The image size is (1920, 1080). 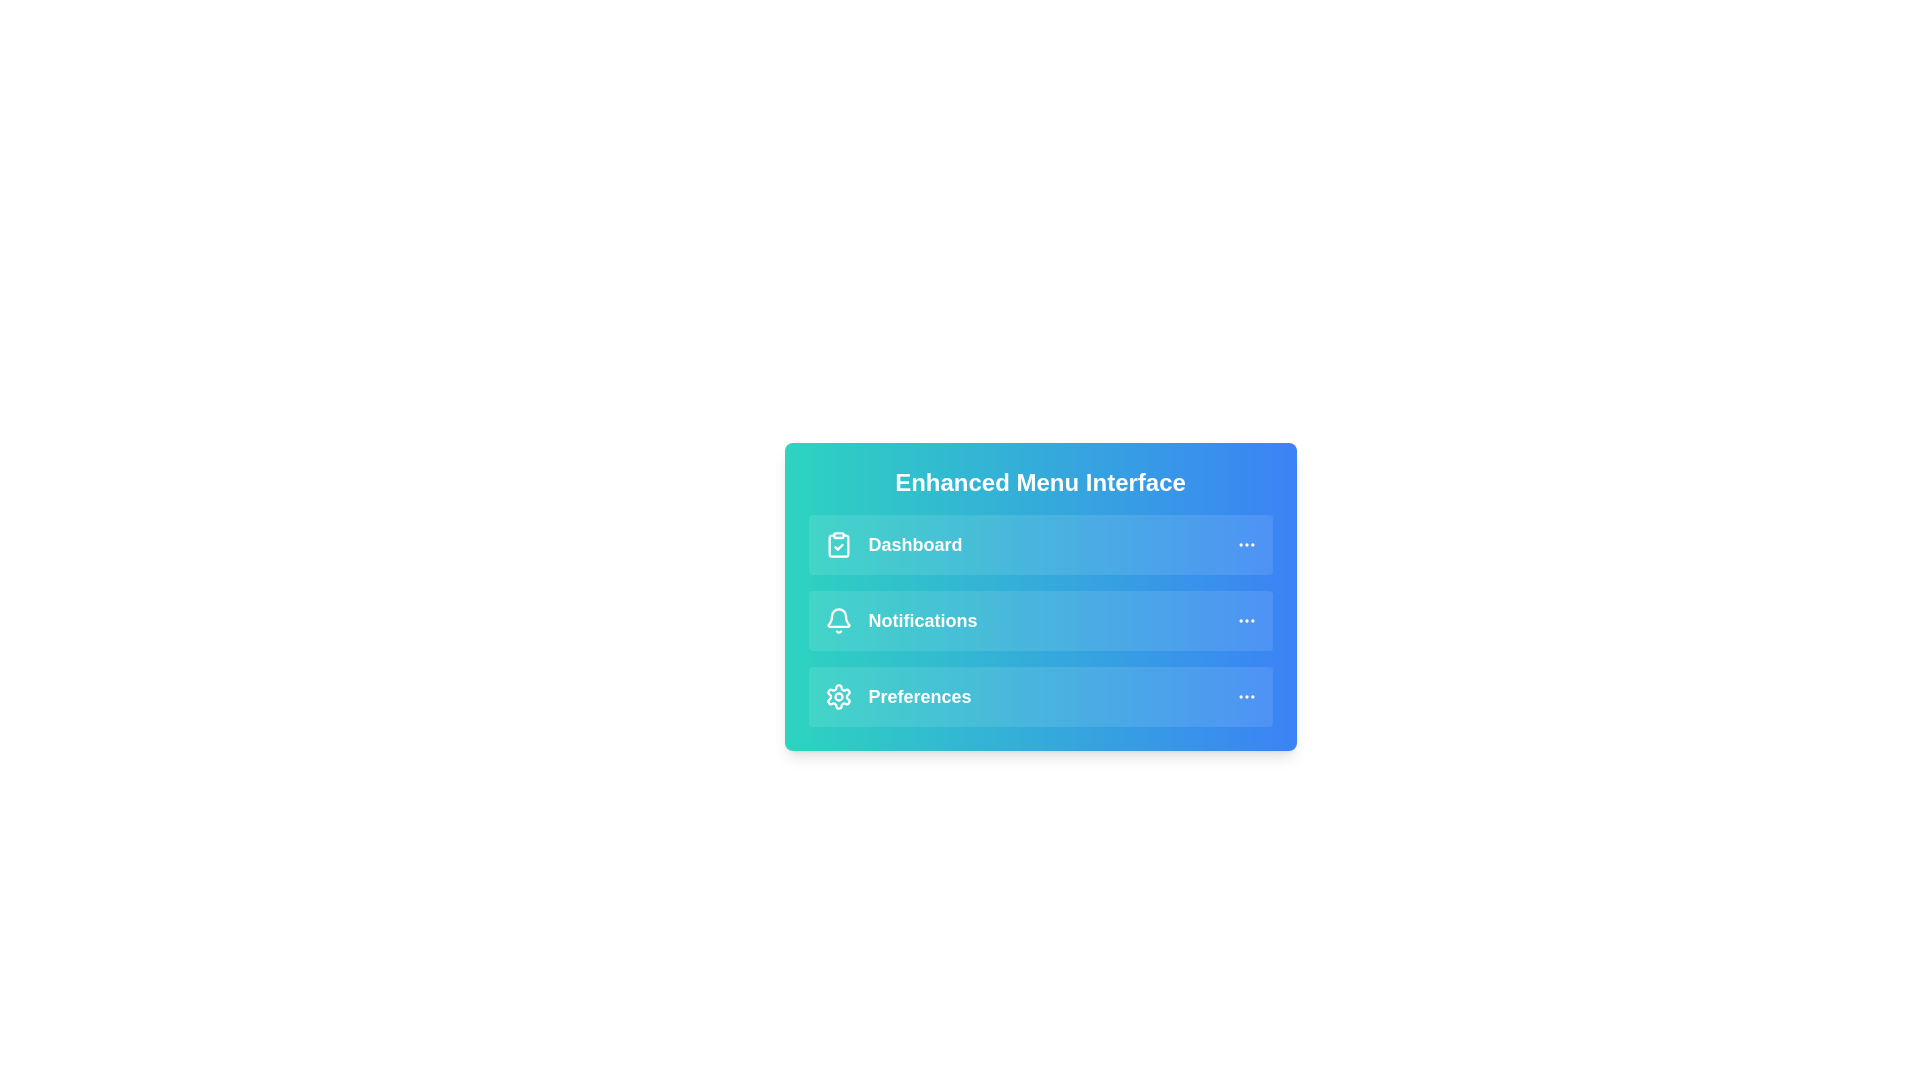 What do you see at coordinates (1040, 620) in the screenshot?
I see `the 'Notifications' menu item in the Enhanced Menu Interface` at bounding box center [1040, 620].